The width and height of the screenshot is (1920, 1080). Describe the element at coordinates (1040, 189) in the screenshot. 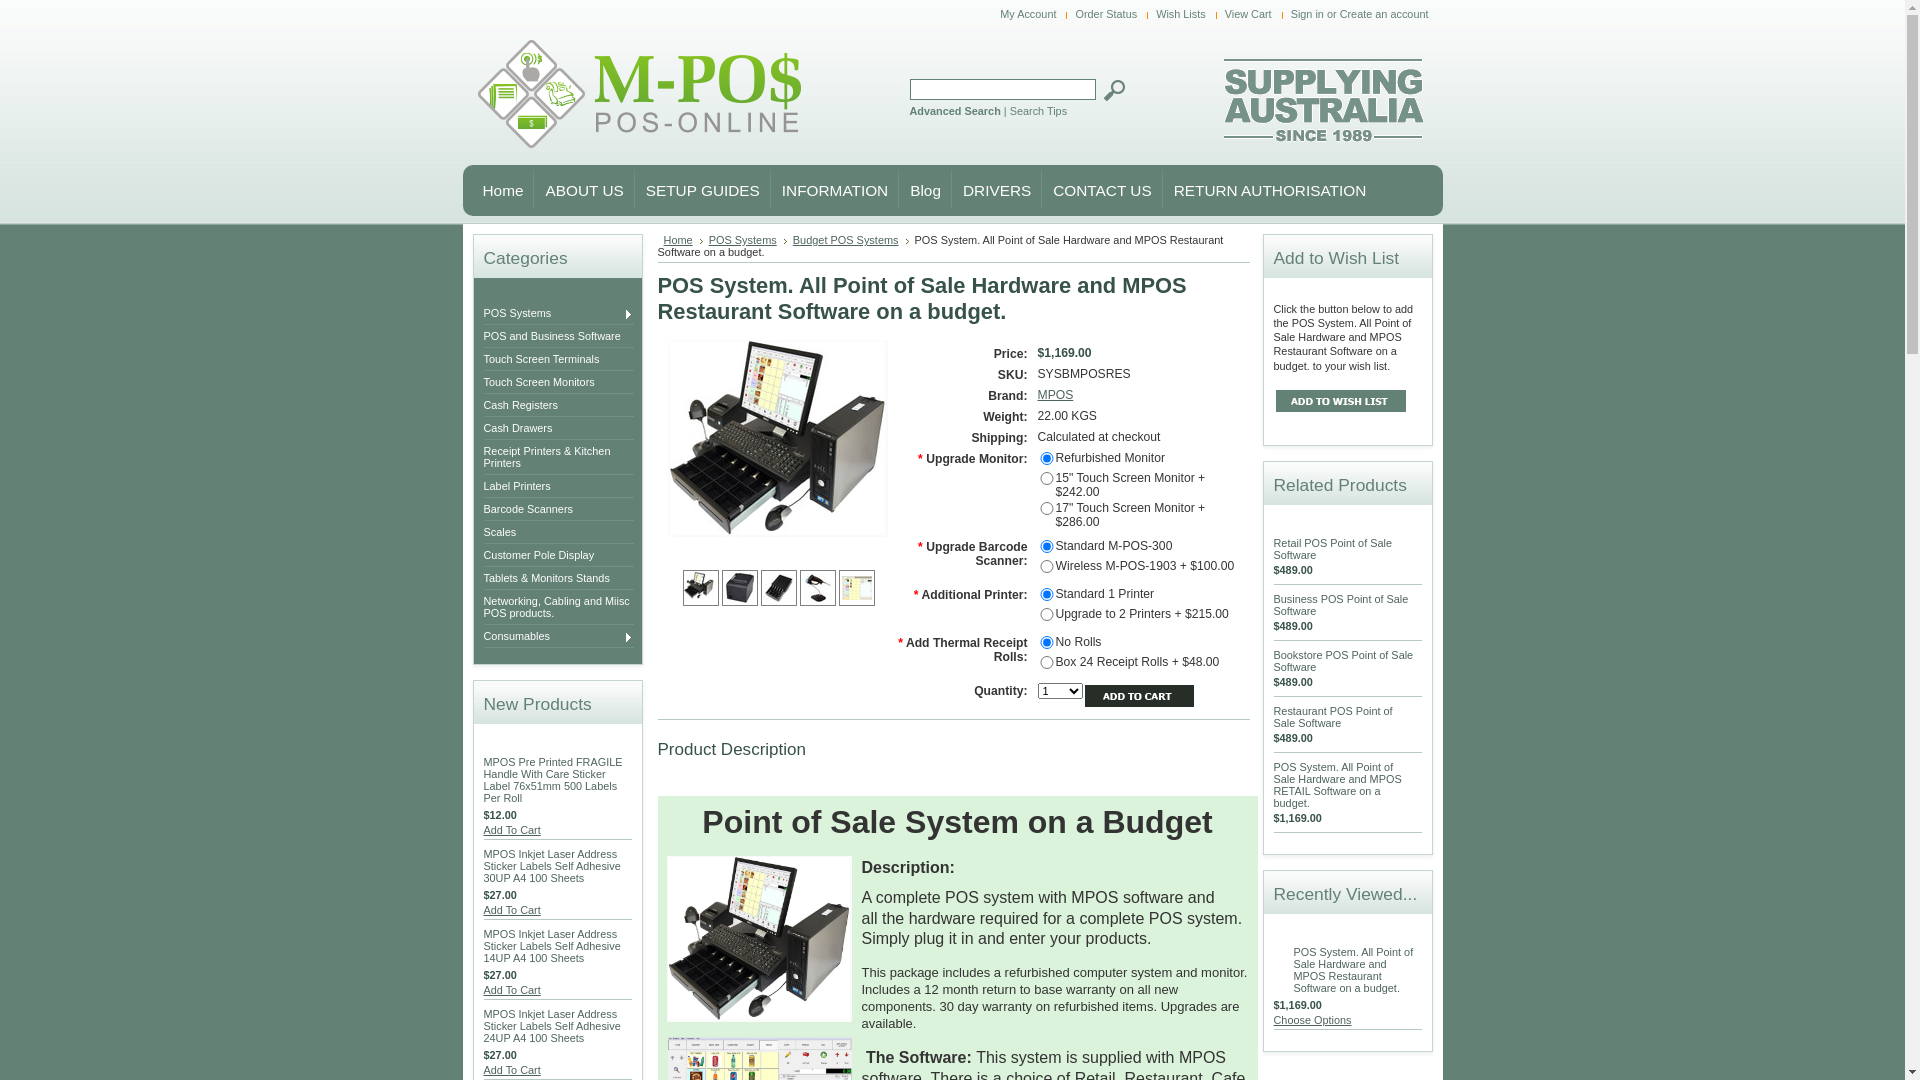

I see `'CONTACT US'` at that location.